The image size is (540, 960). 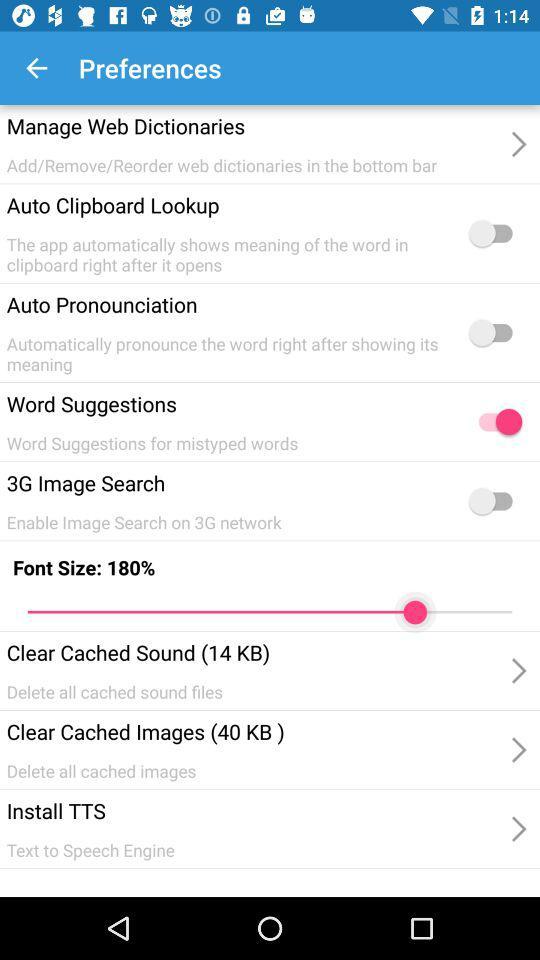 I want to click on clipboard lookup, so click(x=494, y=233).